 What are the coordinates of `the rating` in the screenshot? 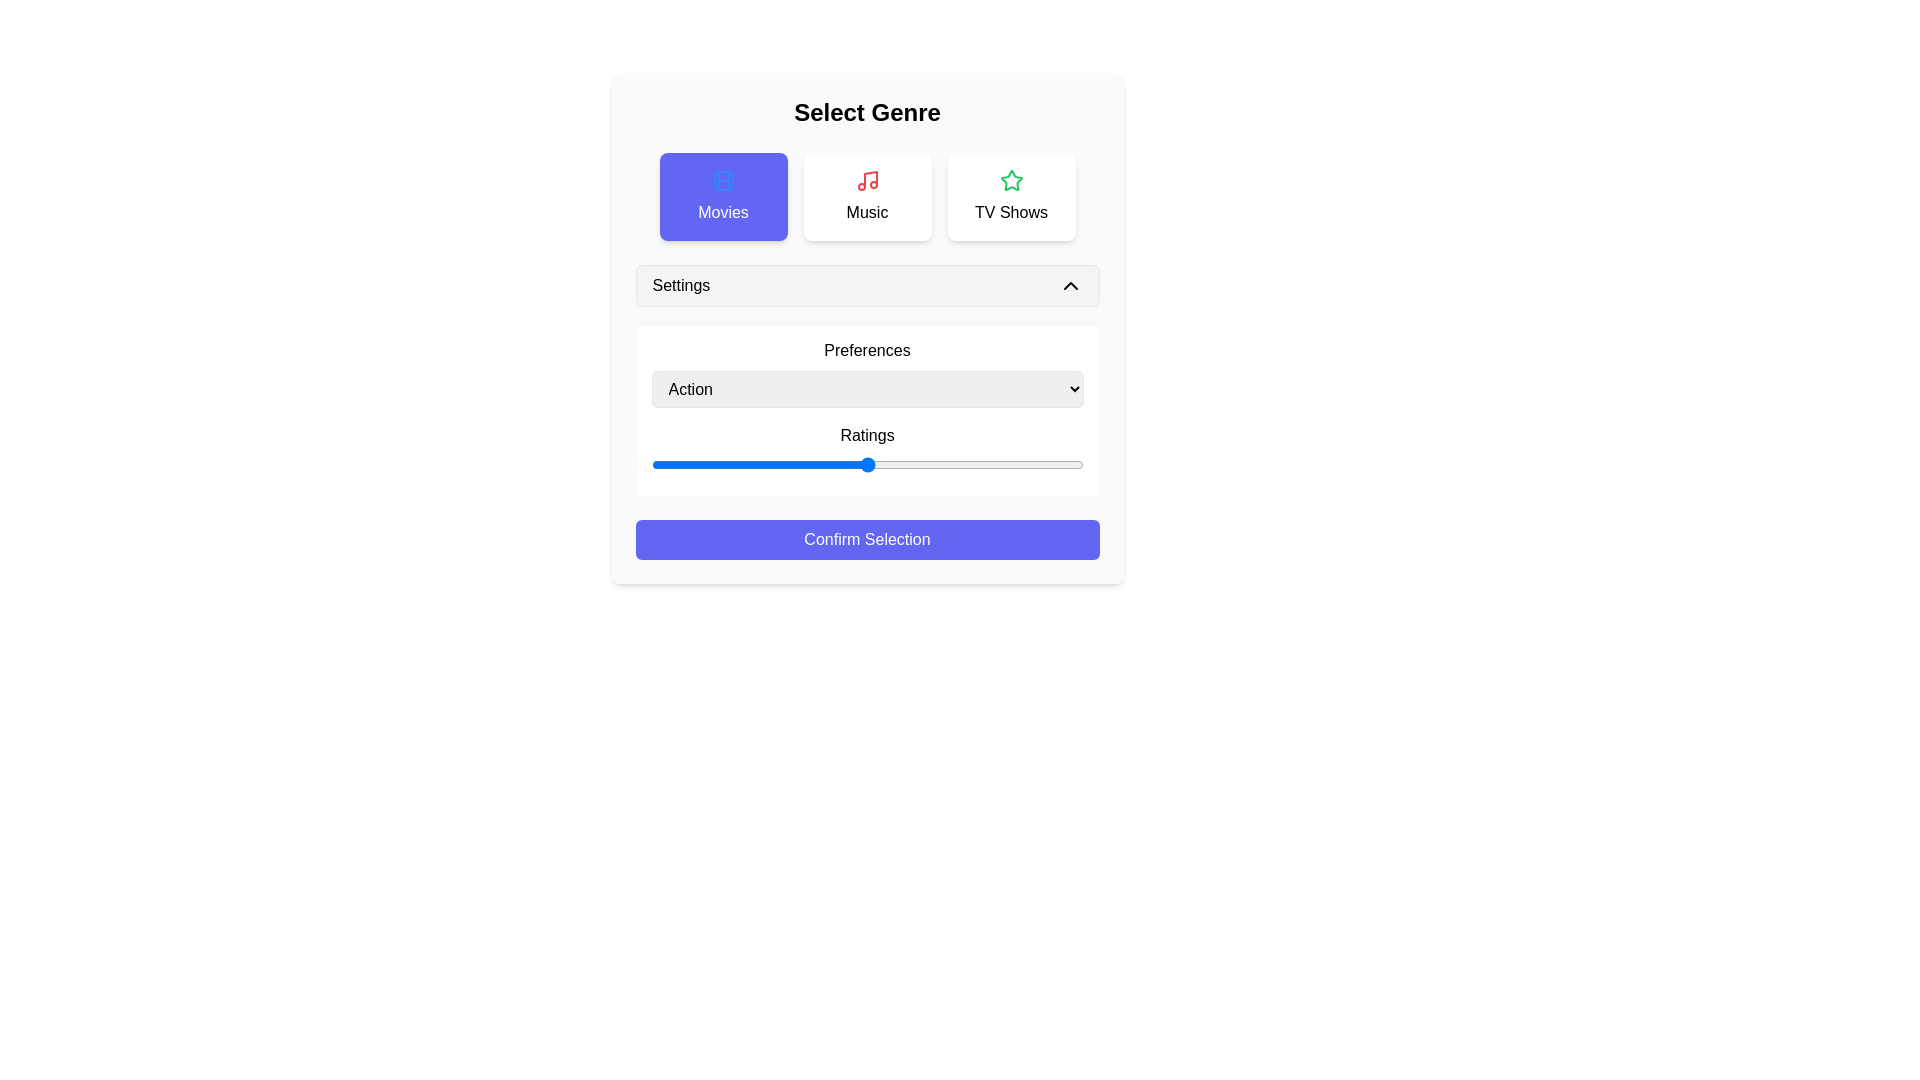 It's located at (979, 465).